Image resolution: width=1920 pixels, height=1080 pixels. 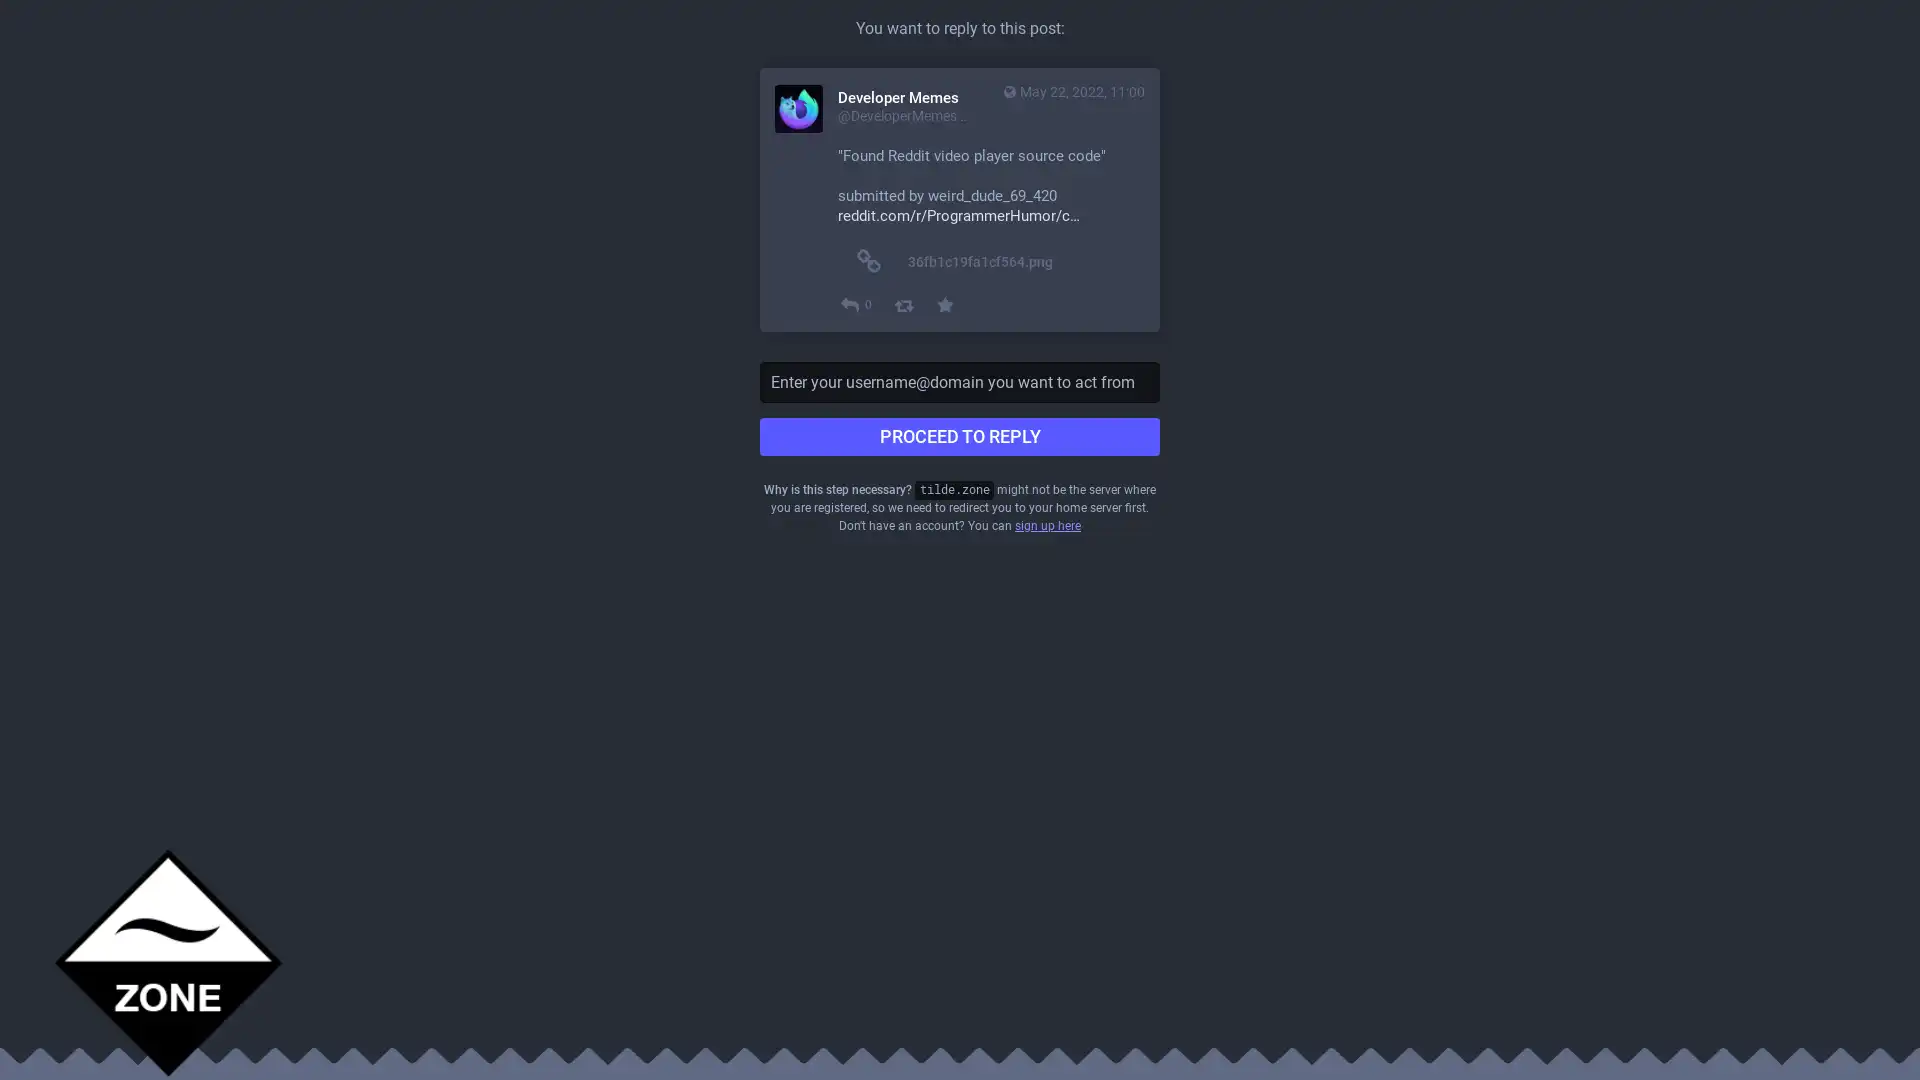 What do you see at coordinates (960, 435) in the screenshot?
I see `PROCEED TO REPLY` at bounding box center [960, 435].